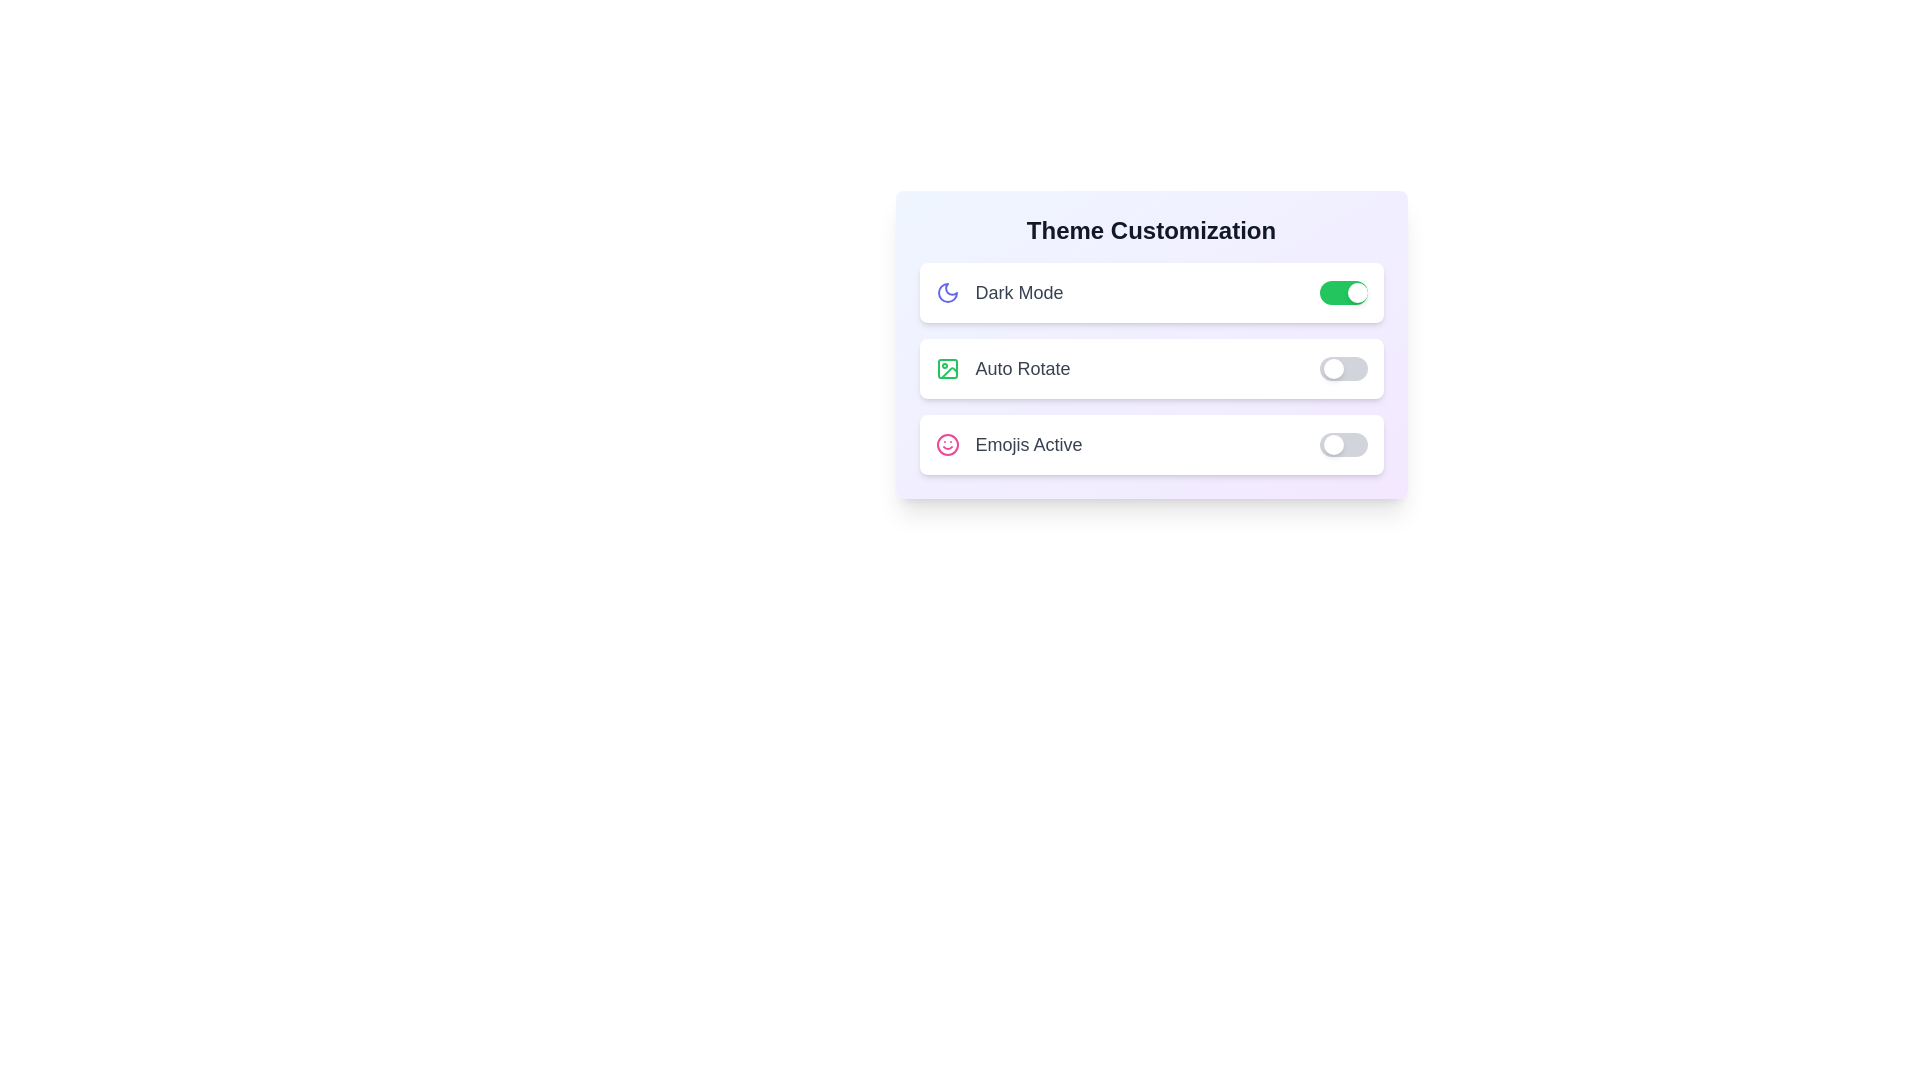 The width and height of the screenshot is (1920, 1080). Describe the element at coordinates (1151, 443) in the screenshot. I see `the third card in the 'Theme Customization' section to enable additional context or feedback regarding the 'Emojis Active' toggle switch` at that location.